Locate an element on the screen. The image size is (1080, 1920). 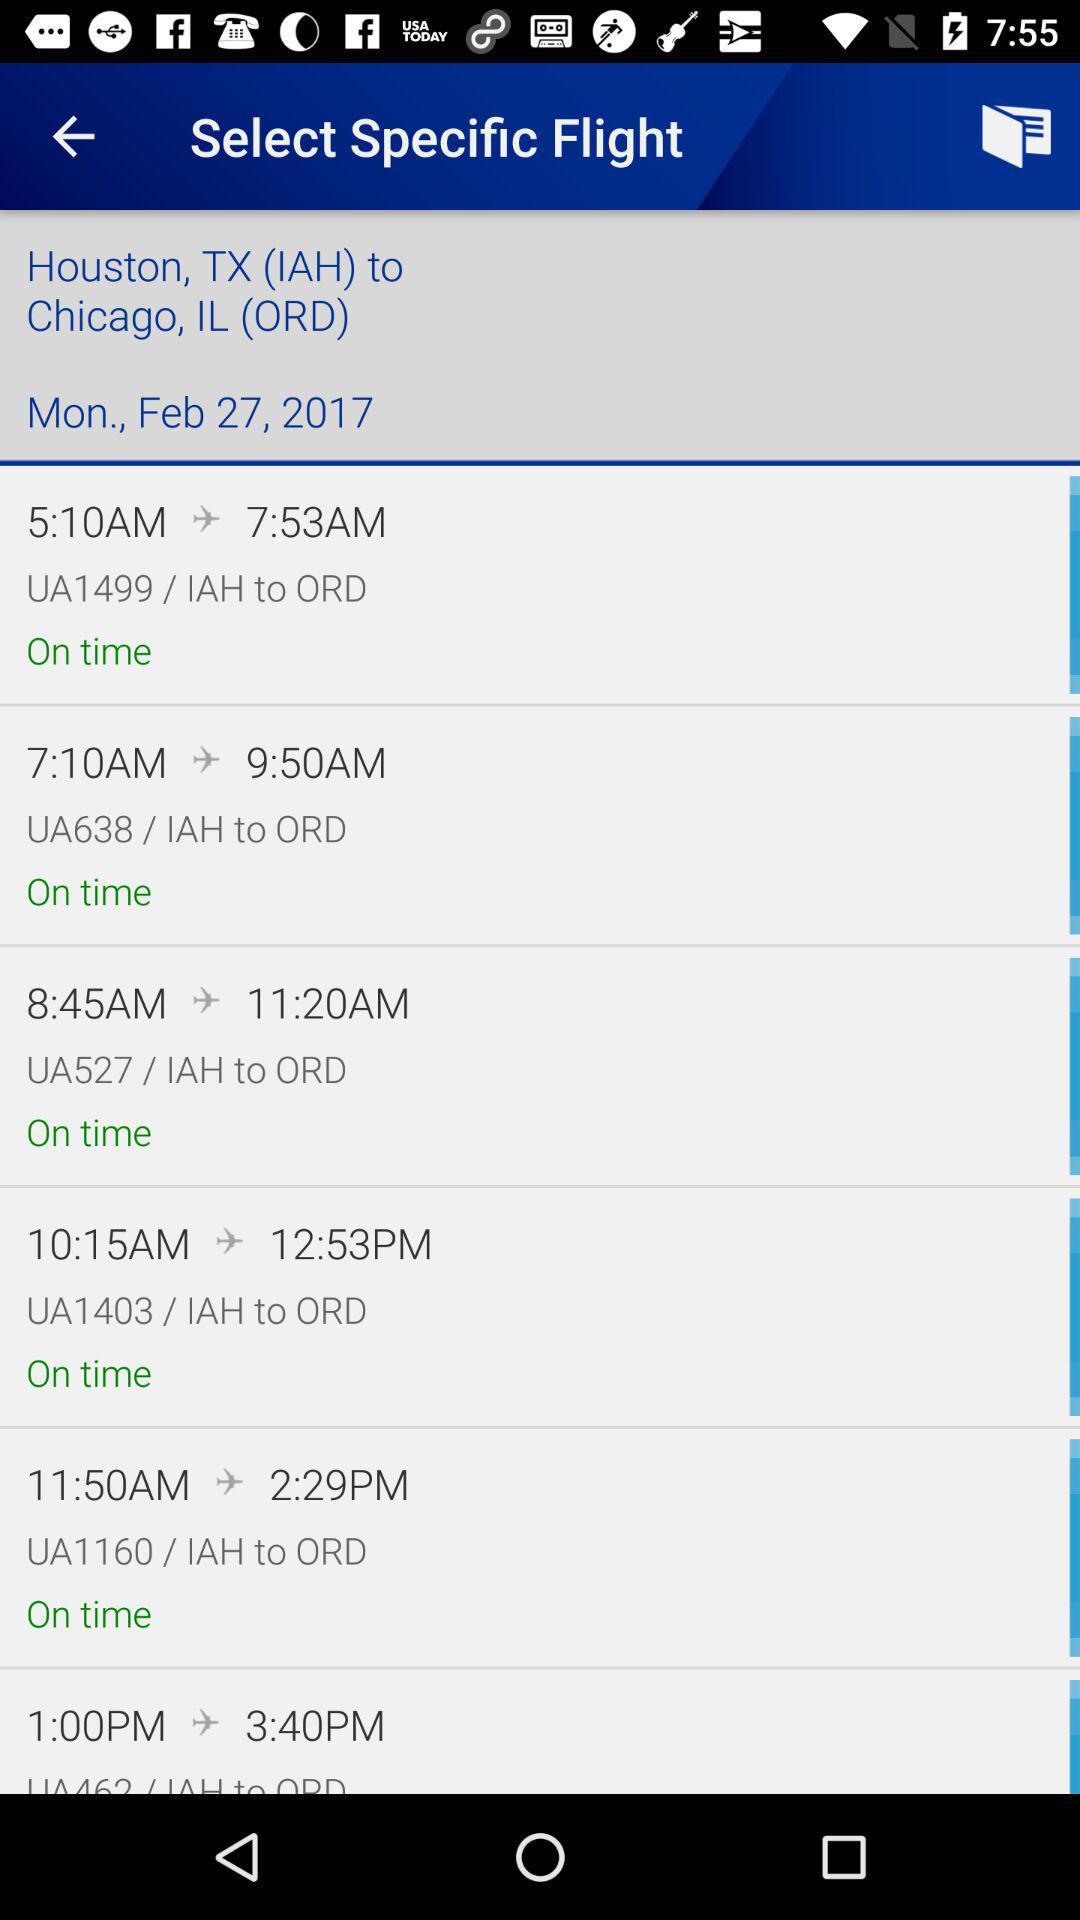
the 2:29pm item is located at coordinates (338, 1483).